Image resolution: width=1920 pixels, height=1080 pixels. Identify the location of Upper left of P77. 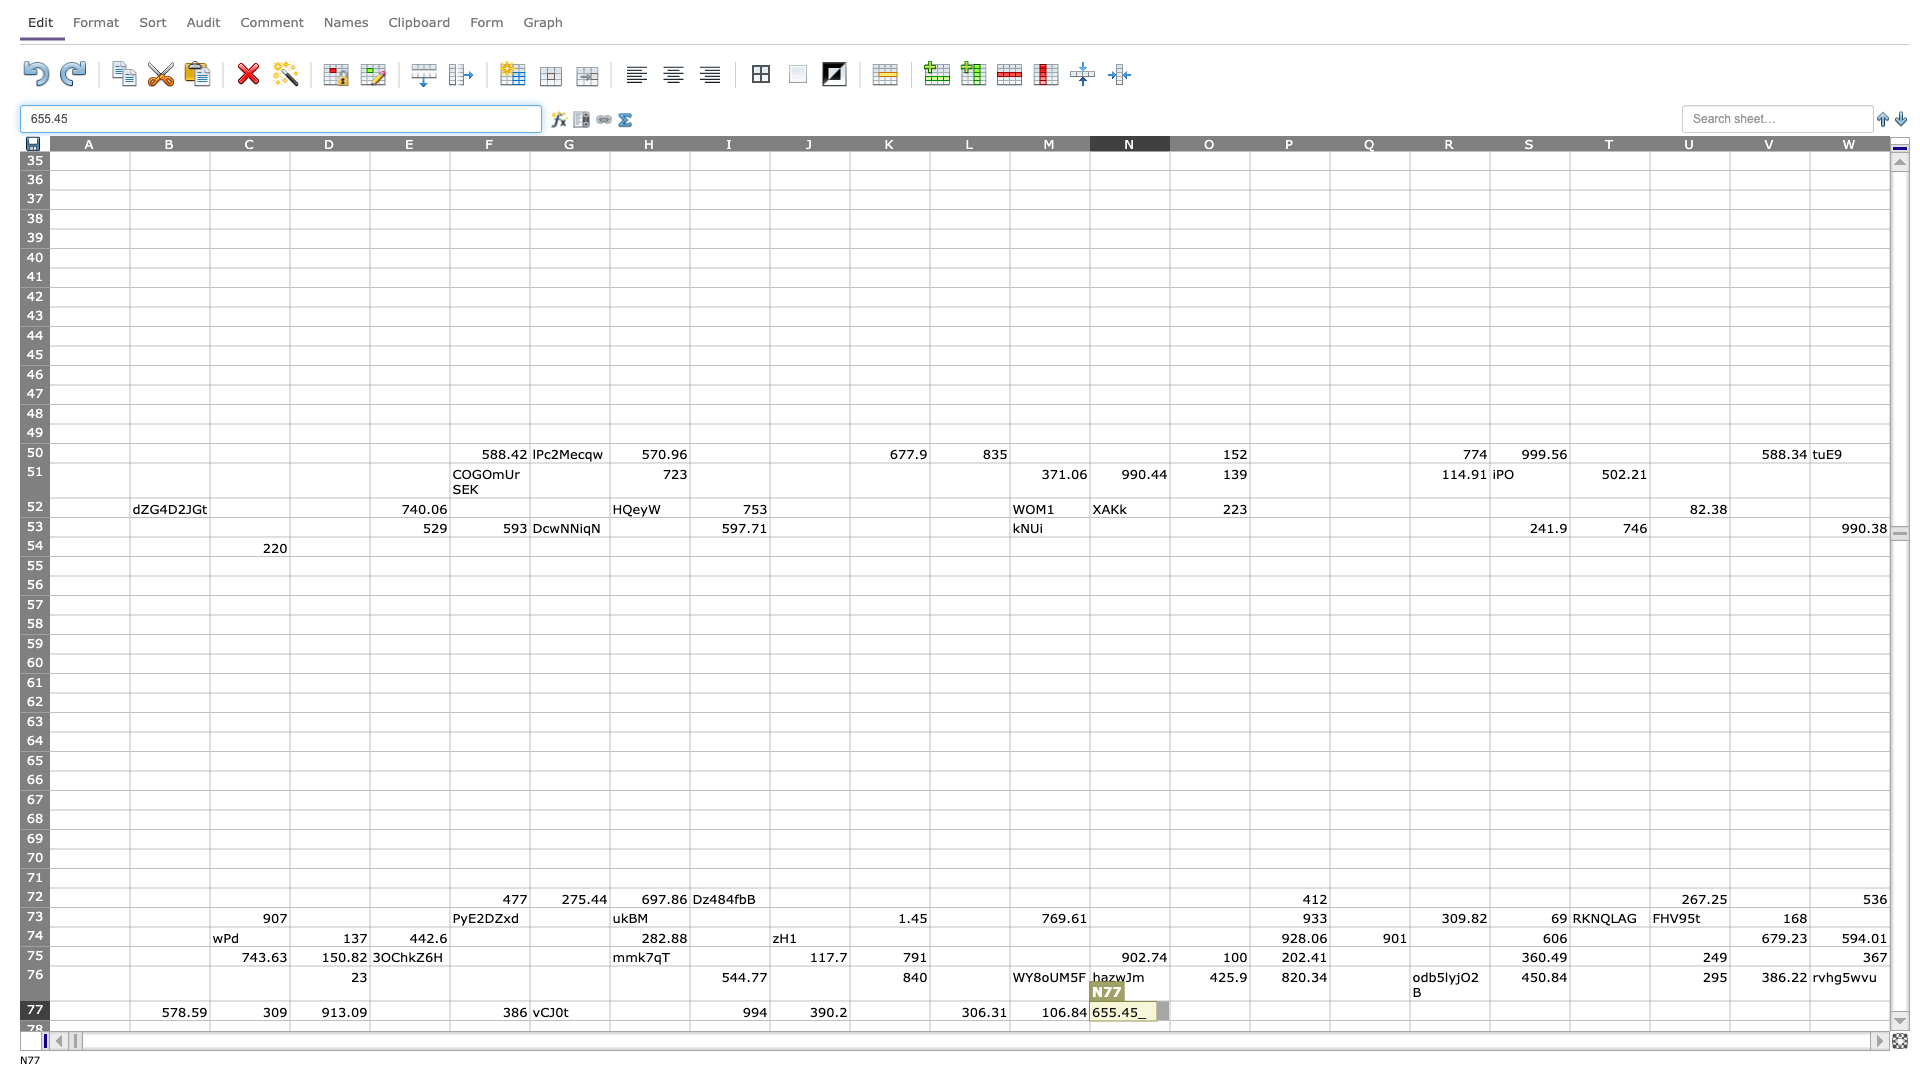
(1248, 1001).